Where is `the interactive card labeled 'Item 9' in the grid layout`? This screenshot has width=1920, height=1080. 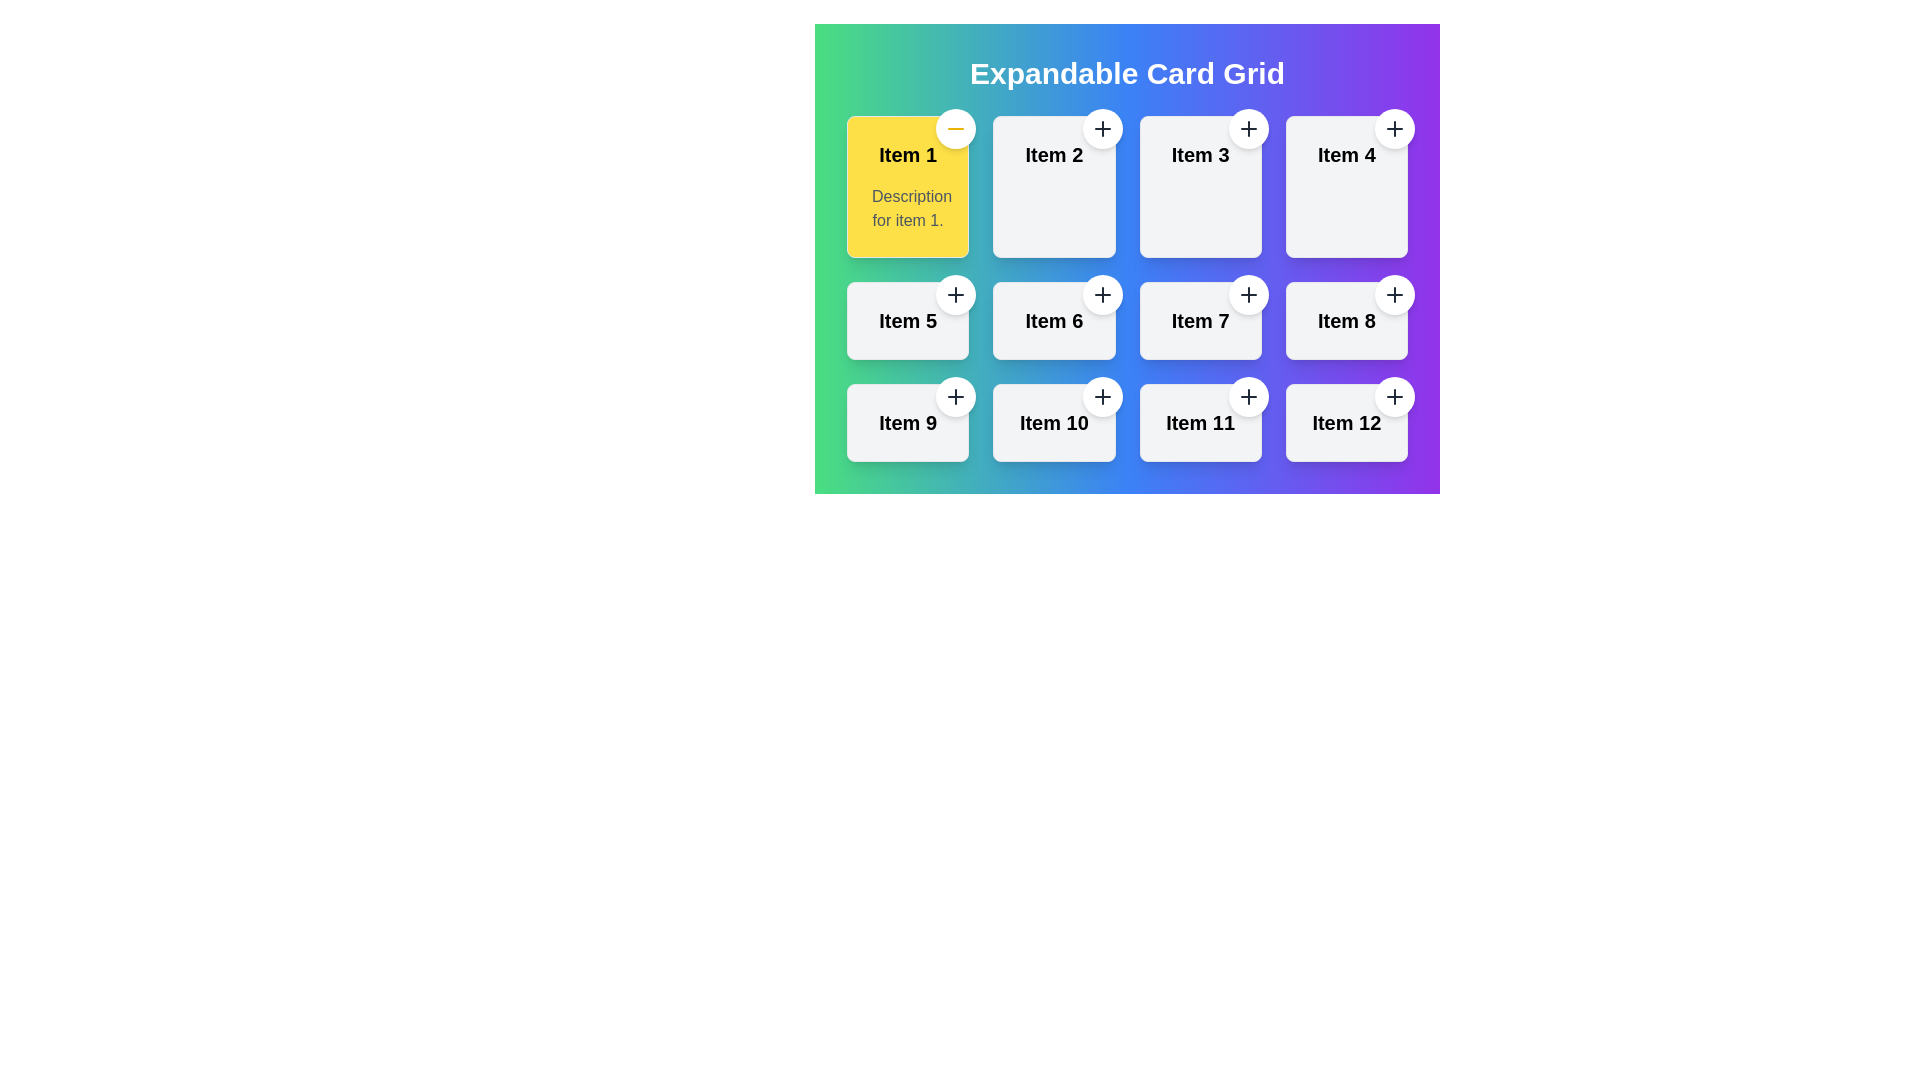 the interactive card labeled 'Item 9' in the grid layout is located at coordinates (907, 422).